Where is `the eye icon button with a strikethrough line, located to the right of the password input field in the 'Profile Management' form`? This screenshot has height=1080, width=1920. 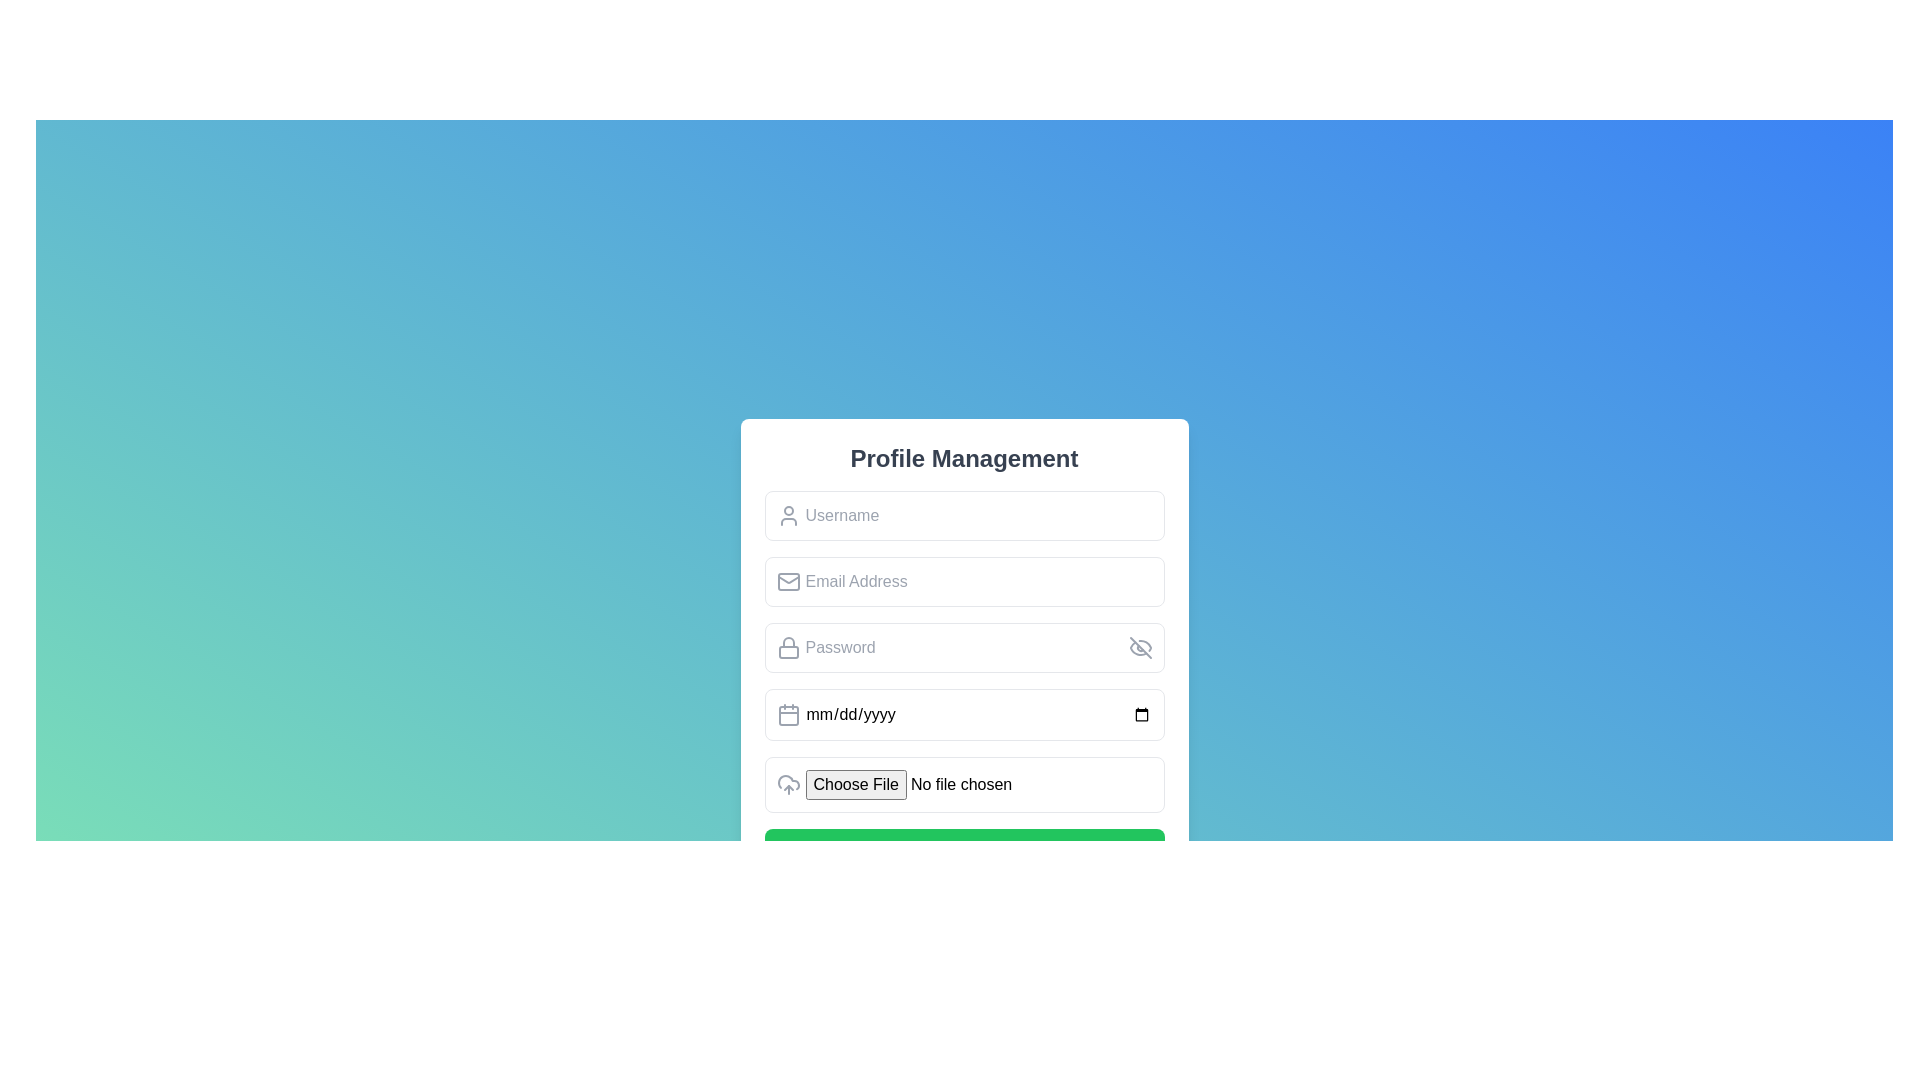
the eye icon button with a strikethrough line, located to the right of the password input field in the 'Profile Management' form is located at coordinates (1140, 648).